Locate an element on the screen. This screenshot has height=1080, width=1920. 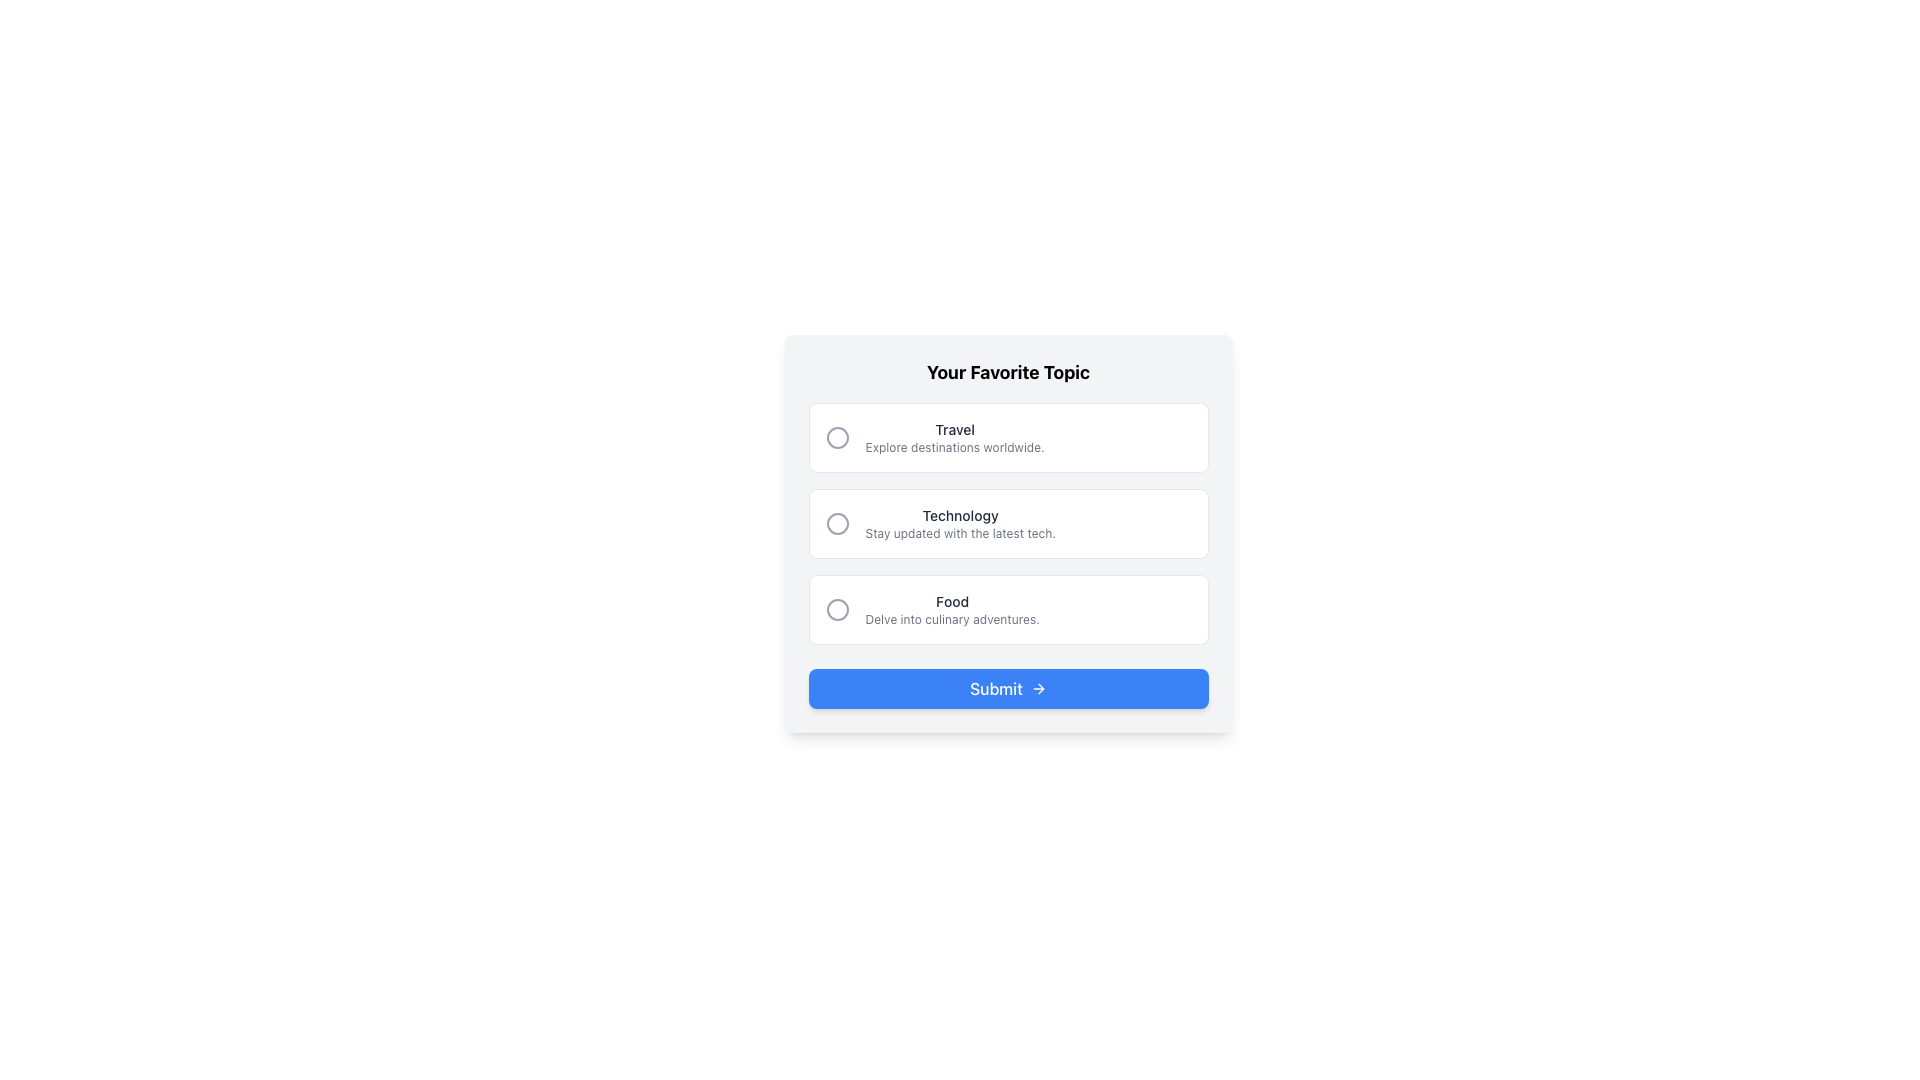
the text display that shows 'Food' and 'Delve into culinary adventures' is located at coordinates (951, 608).